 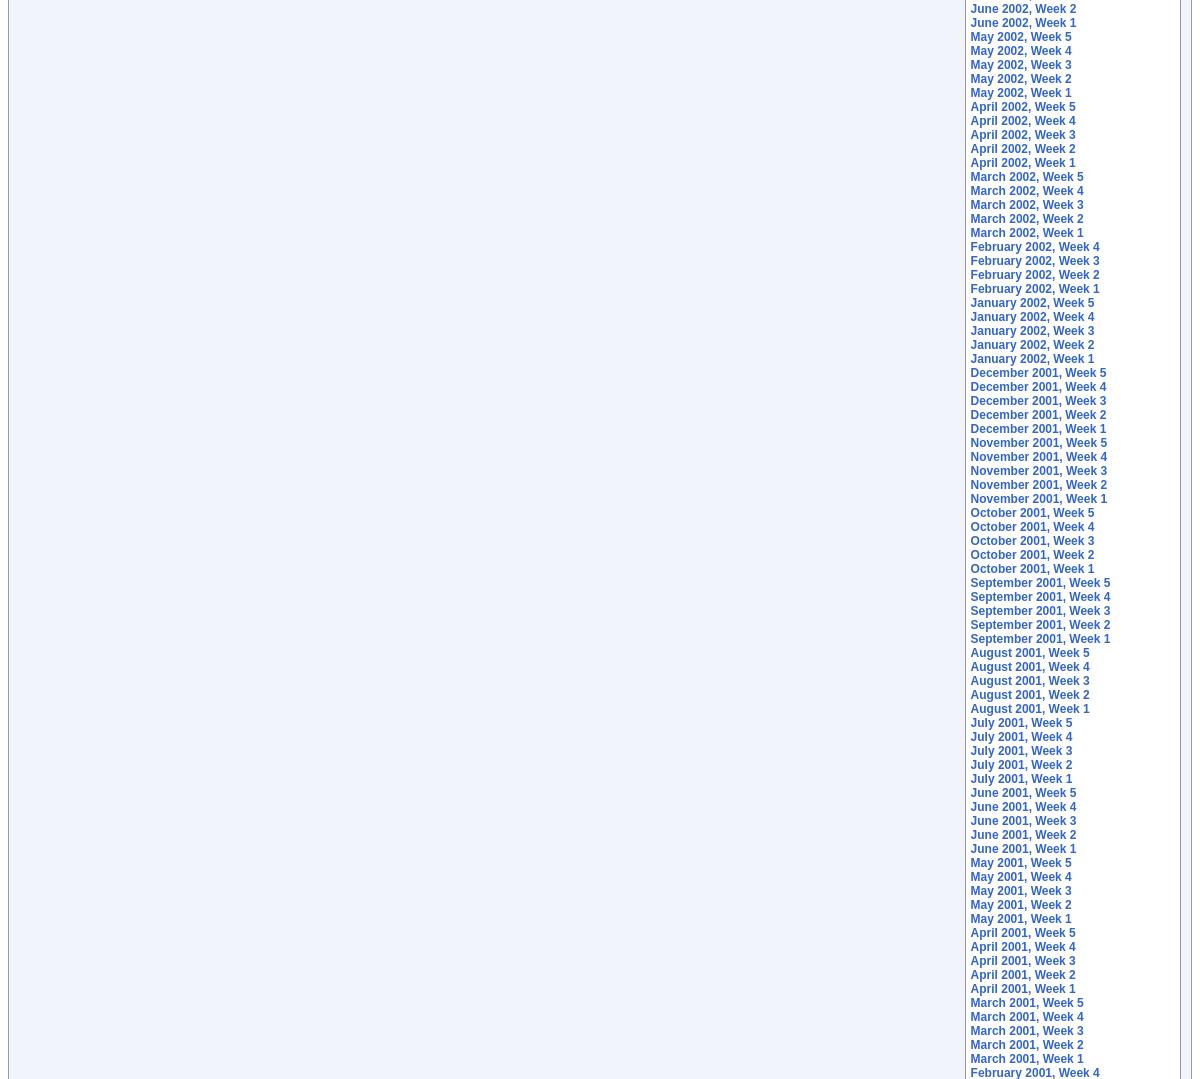 What do you see at coordinates (969, 176) in the screenshot?
I see `'March 2002, Week 5'` at bounding box center [969, 176].